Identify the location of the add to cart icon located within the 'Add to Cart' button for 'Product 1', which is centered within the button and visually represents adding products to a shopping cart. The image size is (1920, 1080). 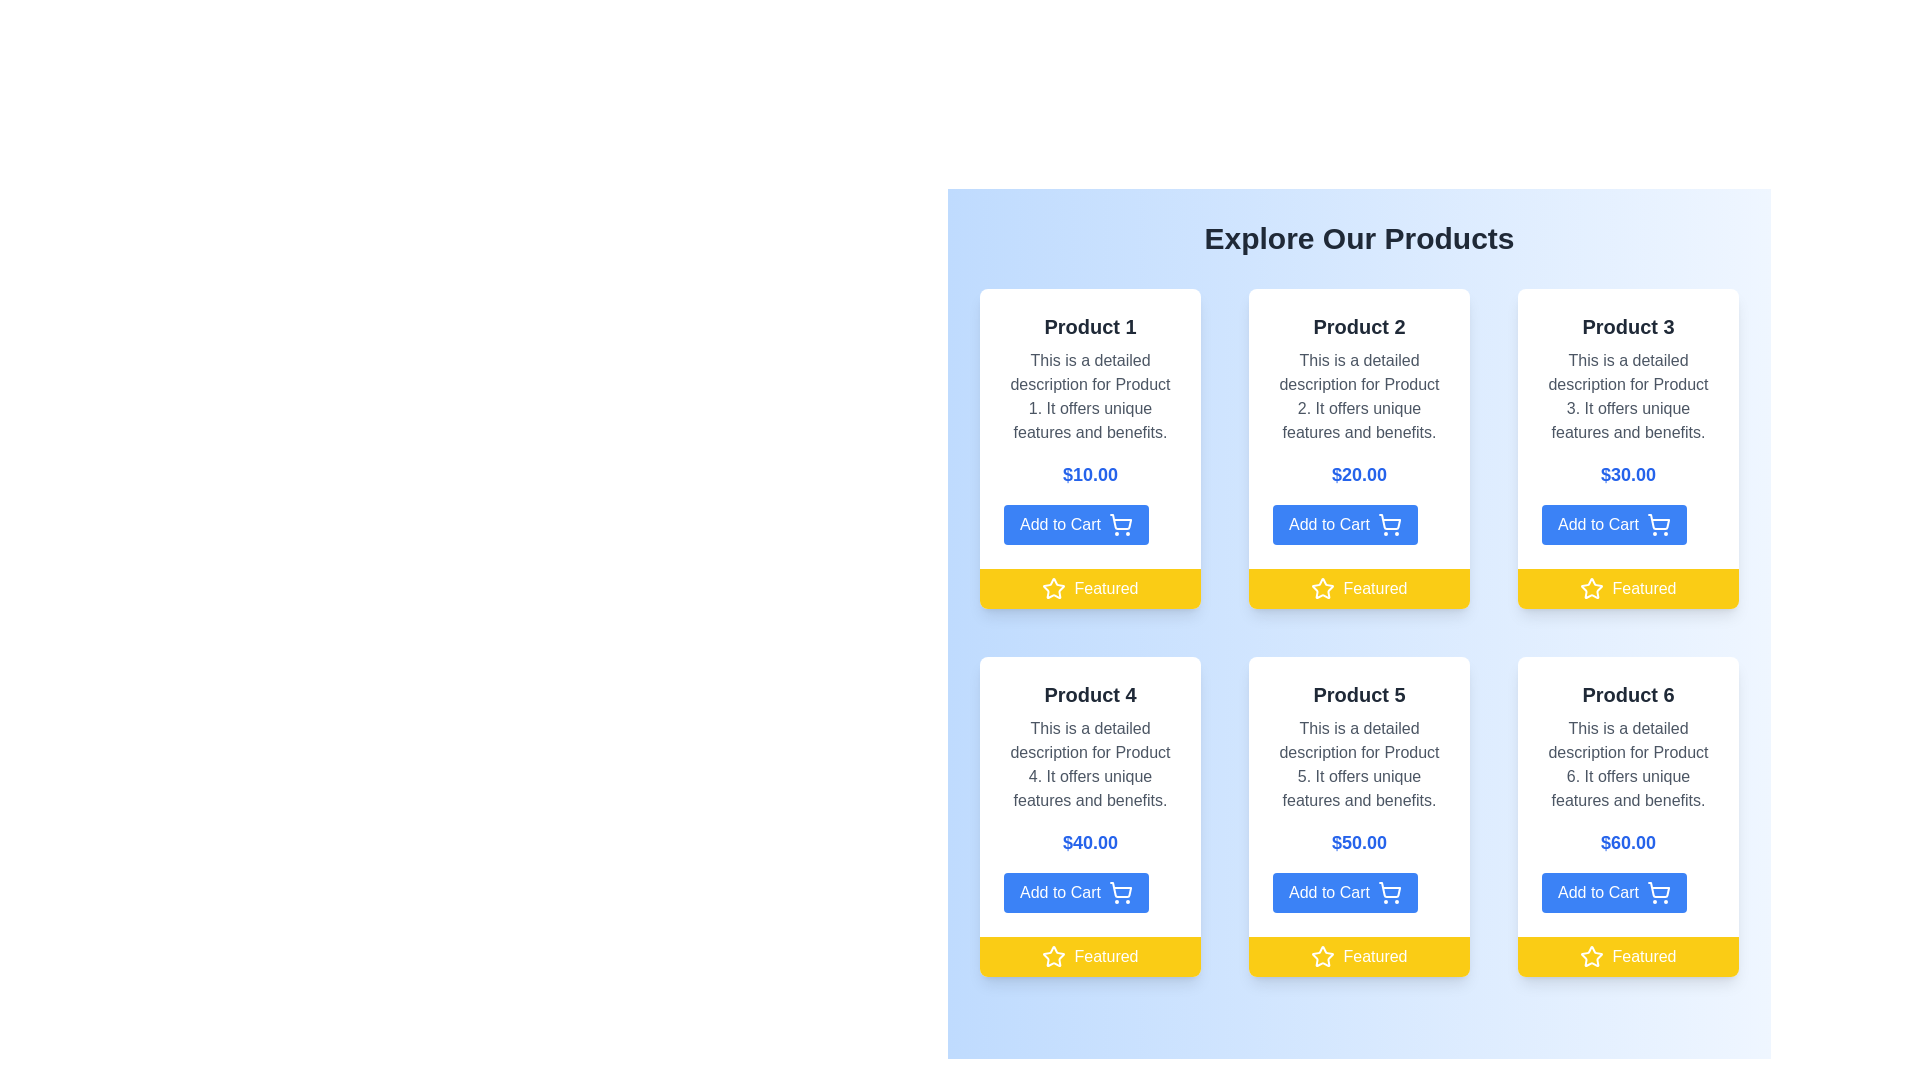
(1121, 521).